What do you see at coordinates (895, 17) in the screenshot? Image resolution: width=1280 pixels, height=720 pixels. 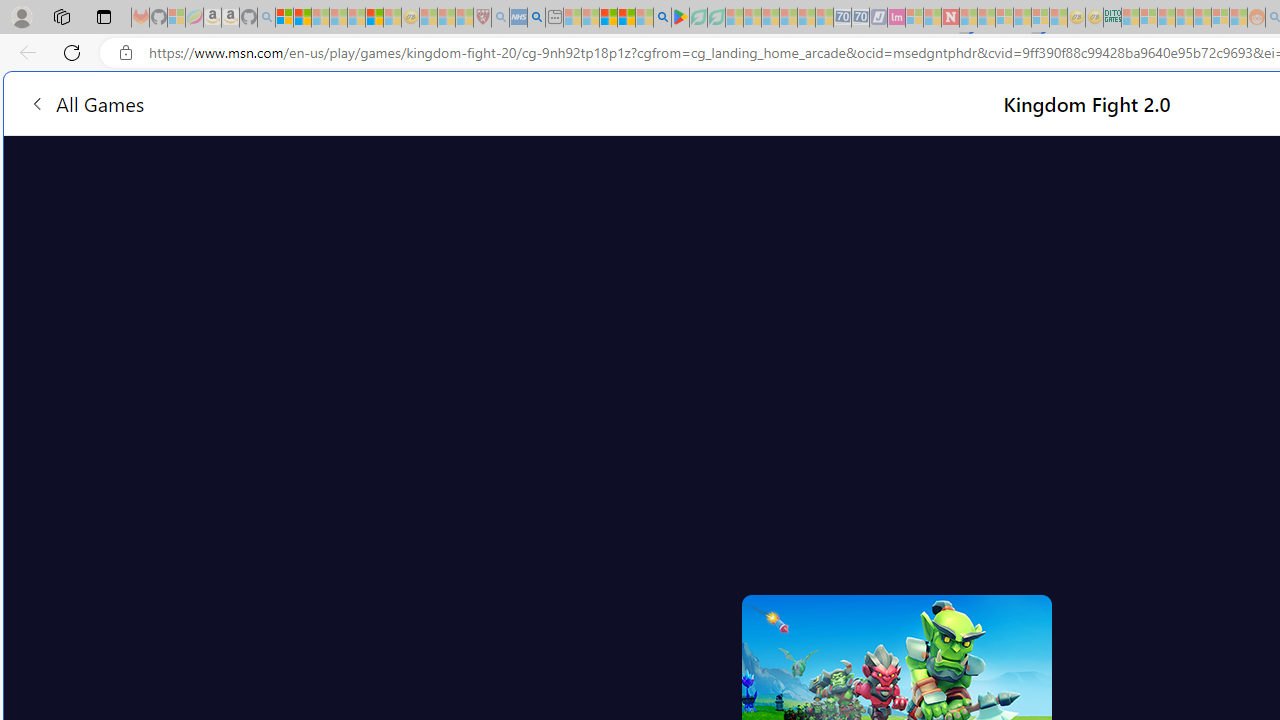 I see `'Jobs - lastminute.com Investor Portal - Sleeping'` at bounding box center [895, 17].